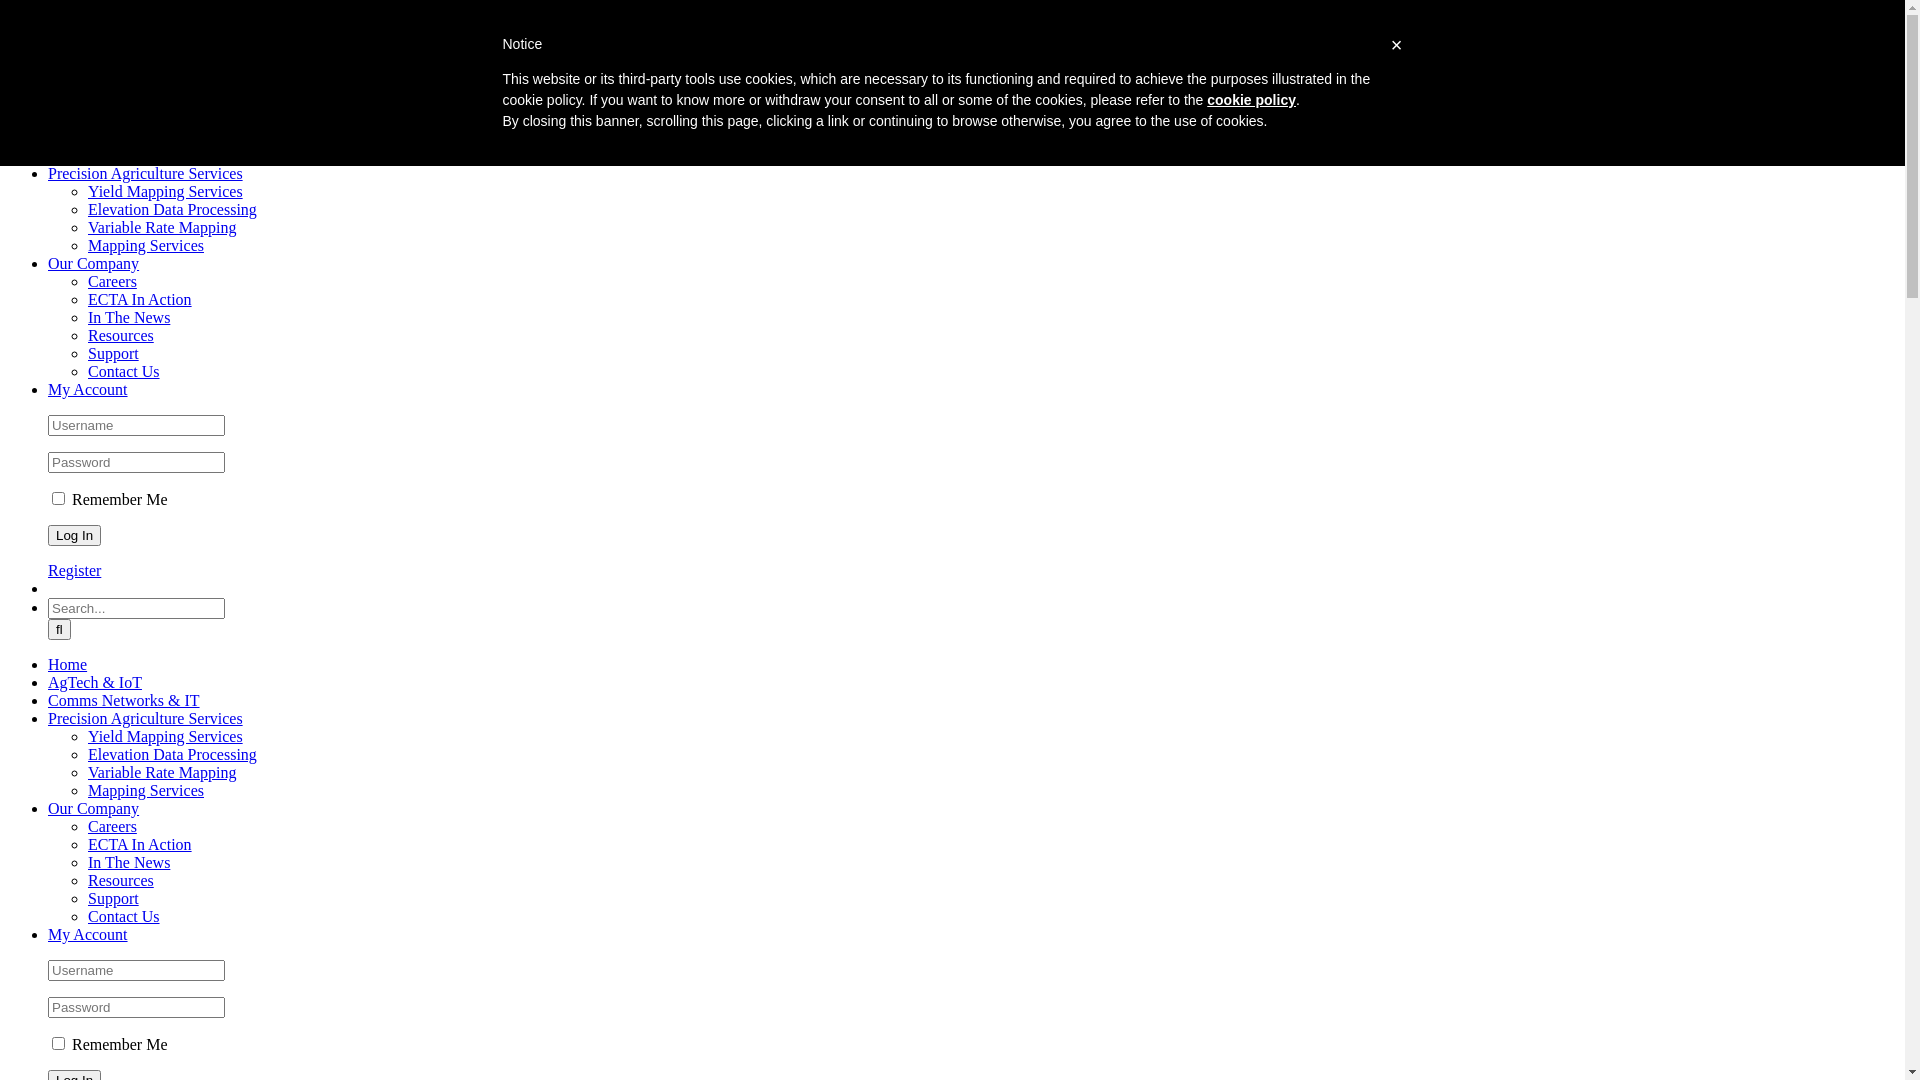  What do you see at coordinates (74, 570) in the screenshot?
I see `'Register'` at bounding box center [74, 570].